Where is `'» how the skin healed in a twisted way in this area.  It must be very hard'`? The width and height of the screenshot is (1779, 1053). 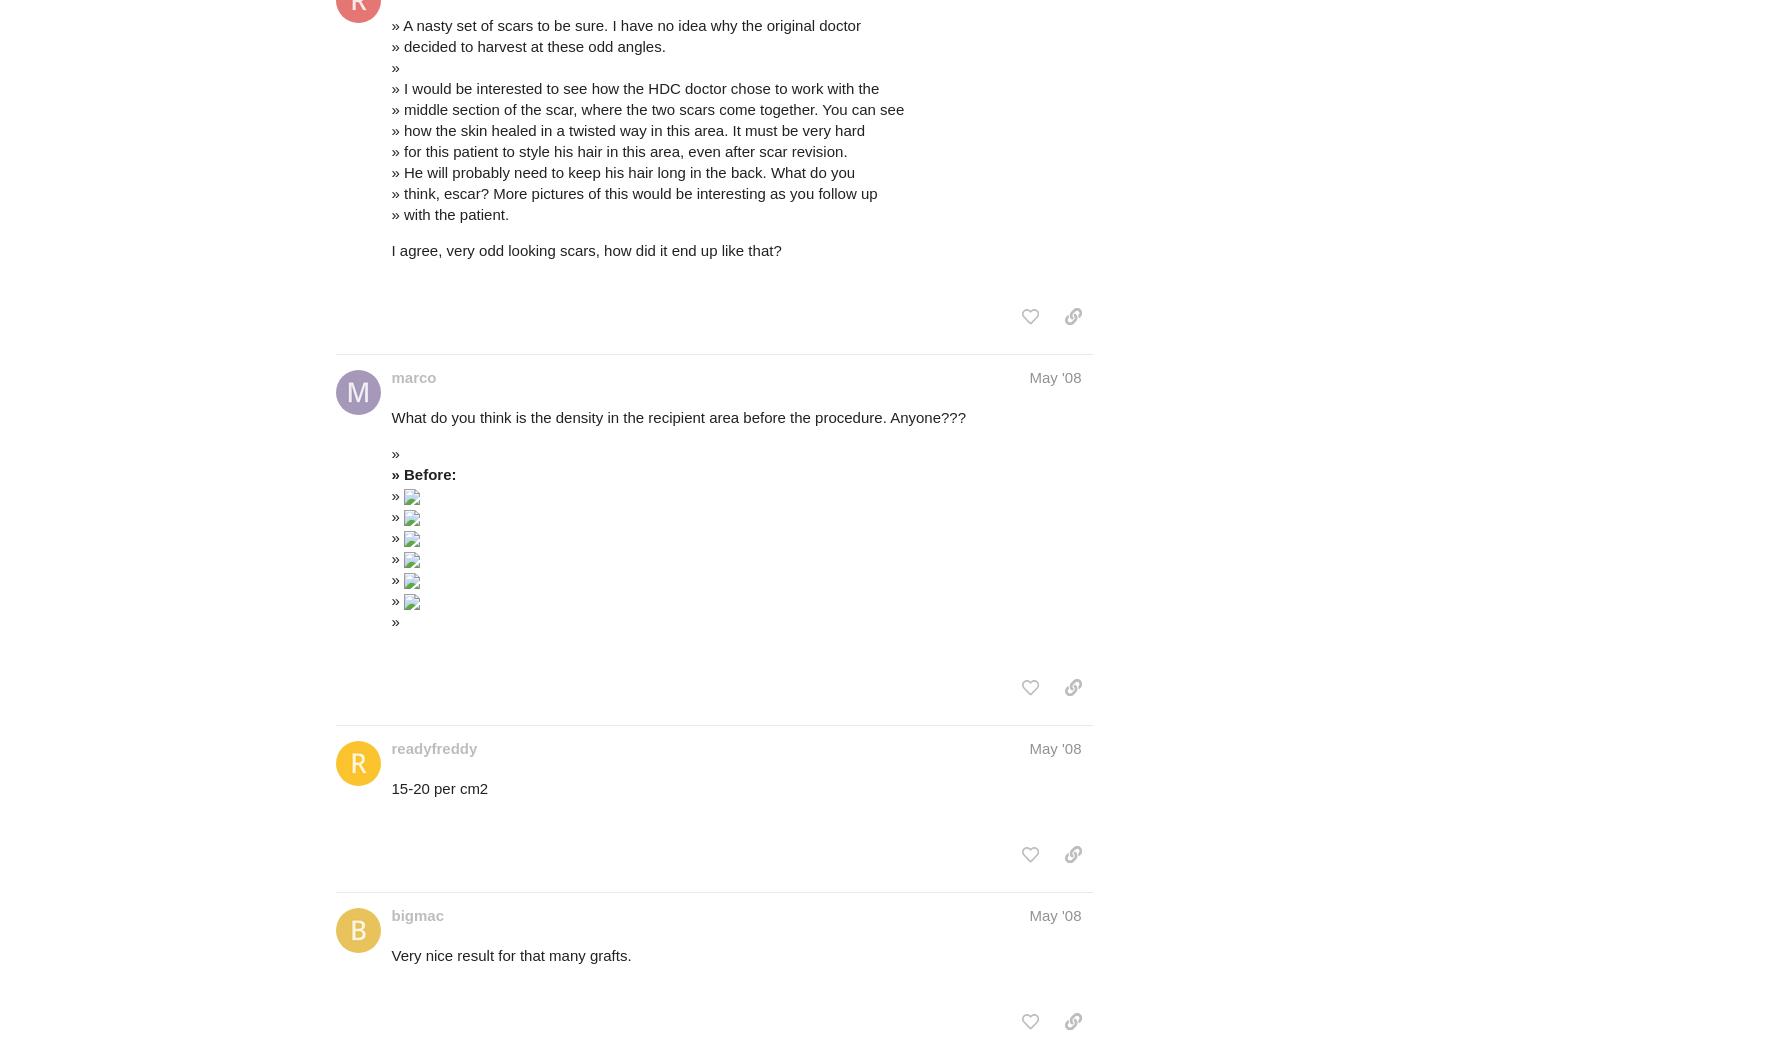
'» how the skin healed in a twisted way in this area.  It must be very hard' is located at coordinates (626, 130).